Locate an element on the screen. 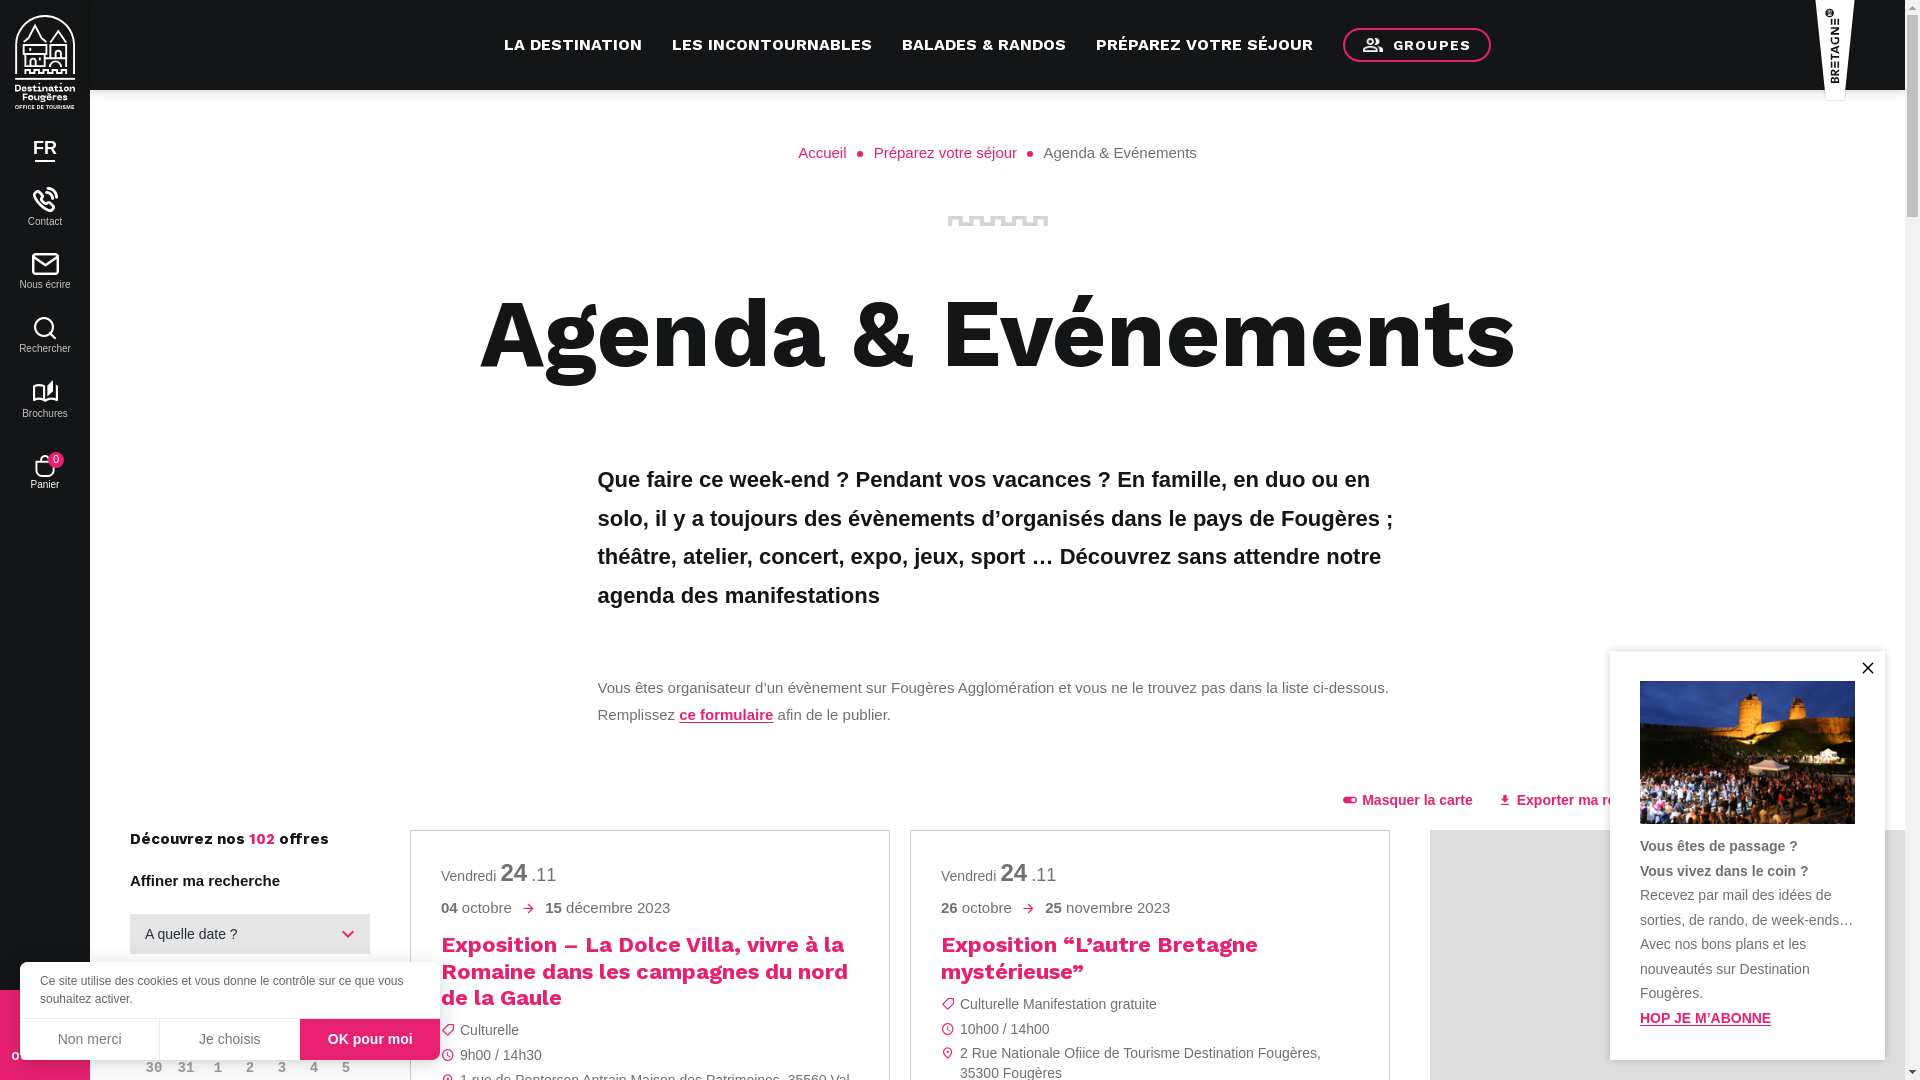  'Contact' is located at coordinates (44, 207).